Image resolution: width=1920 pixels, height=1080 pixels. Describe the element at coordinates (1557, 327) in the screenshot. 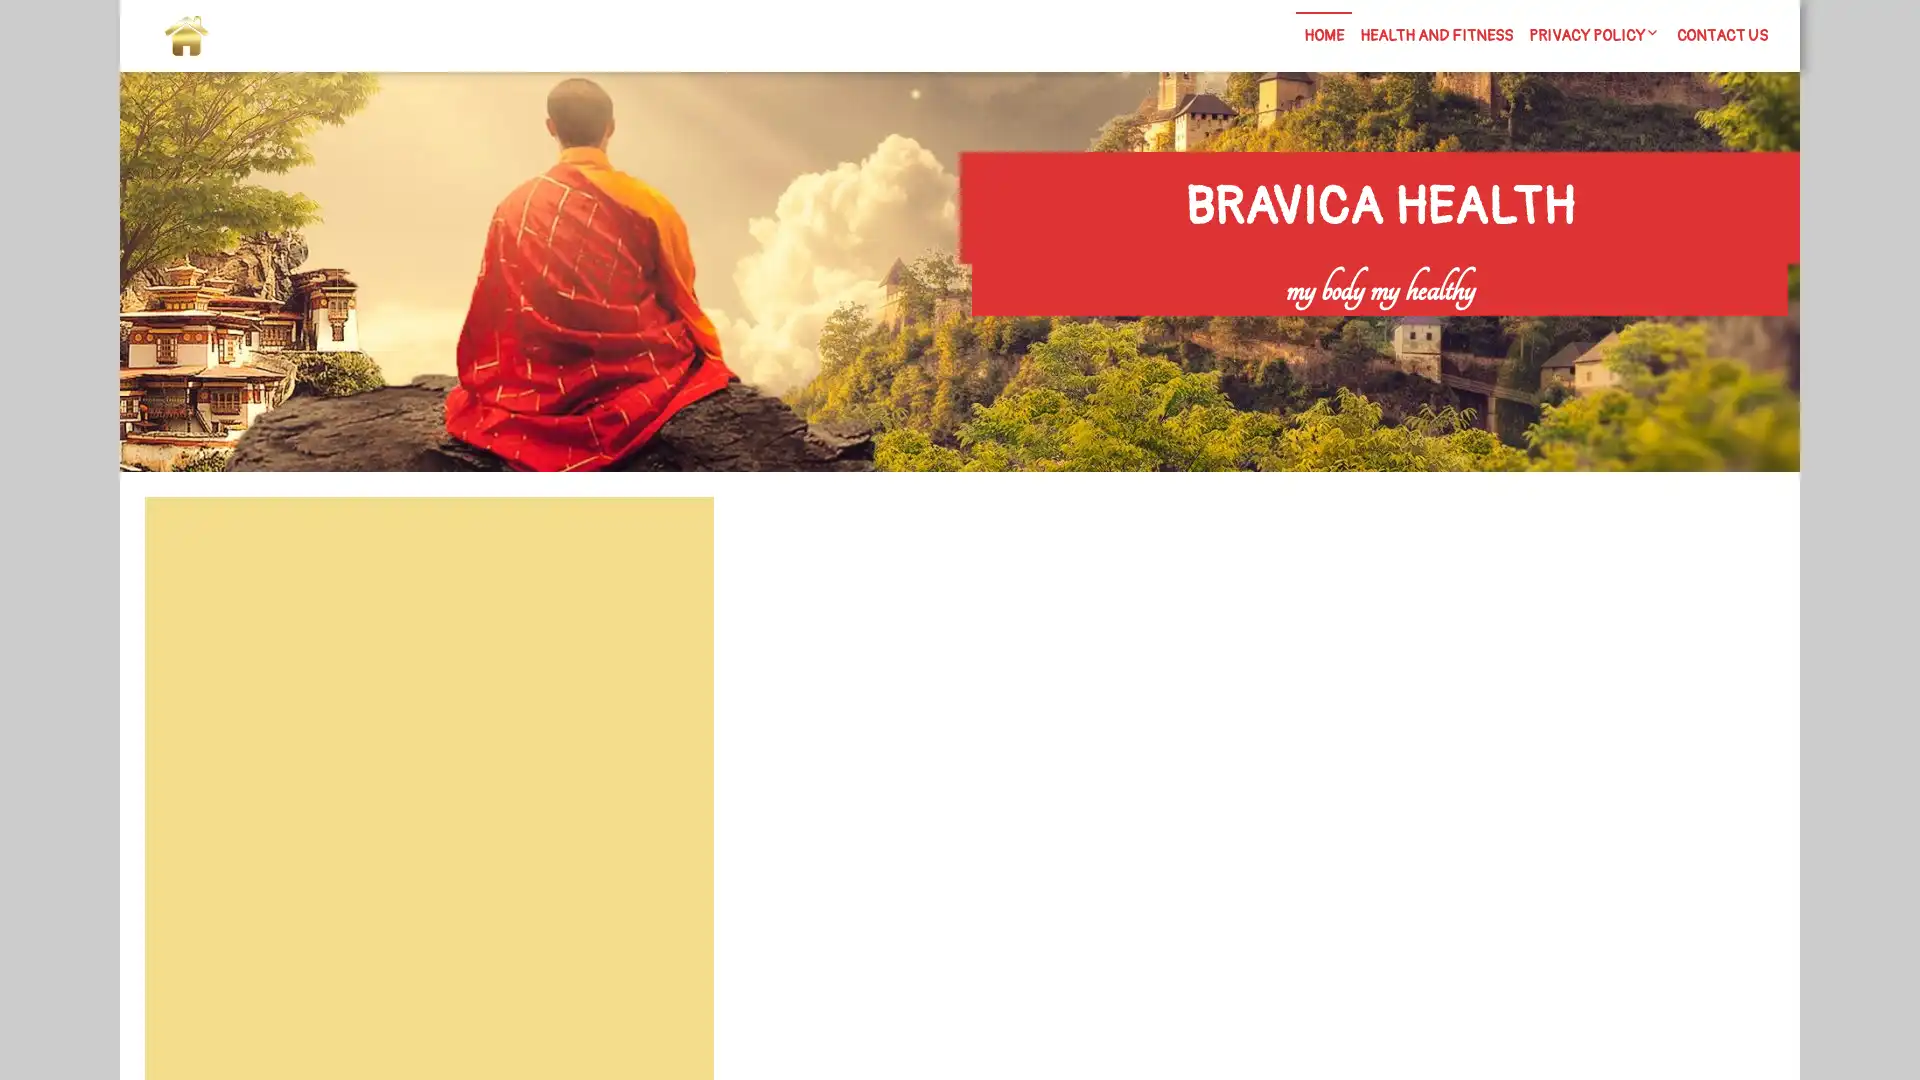

I see `Search` at that location.